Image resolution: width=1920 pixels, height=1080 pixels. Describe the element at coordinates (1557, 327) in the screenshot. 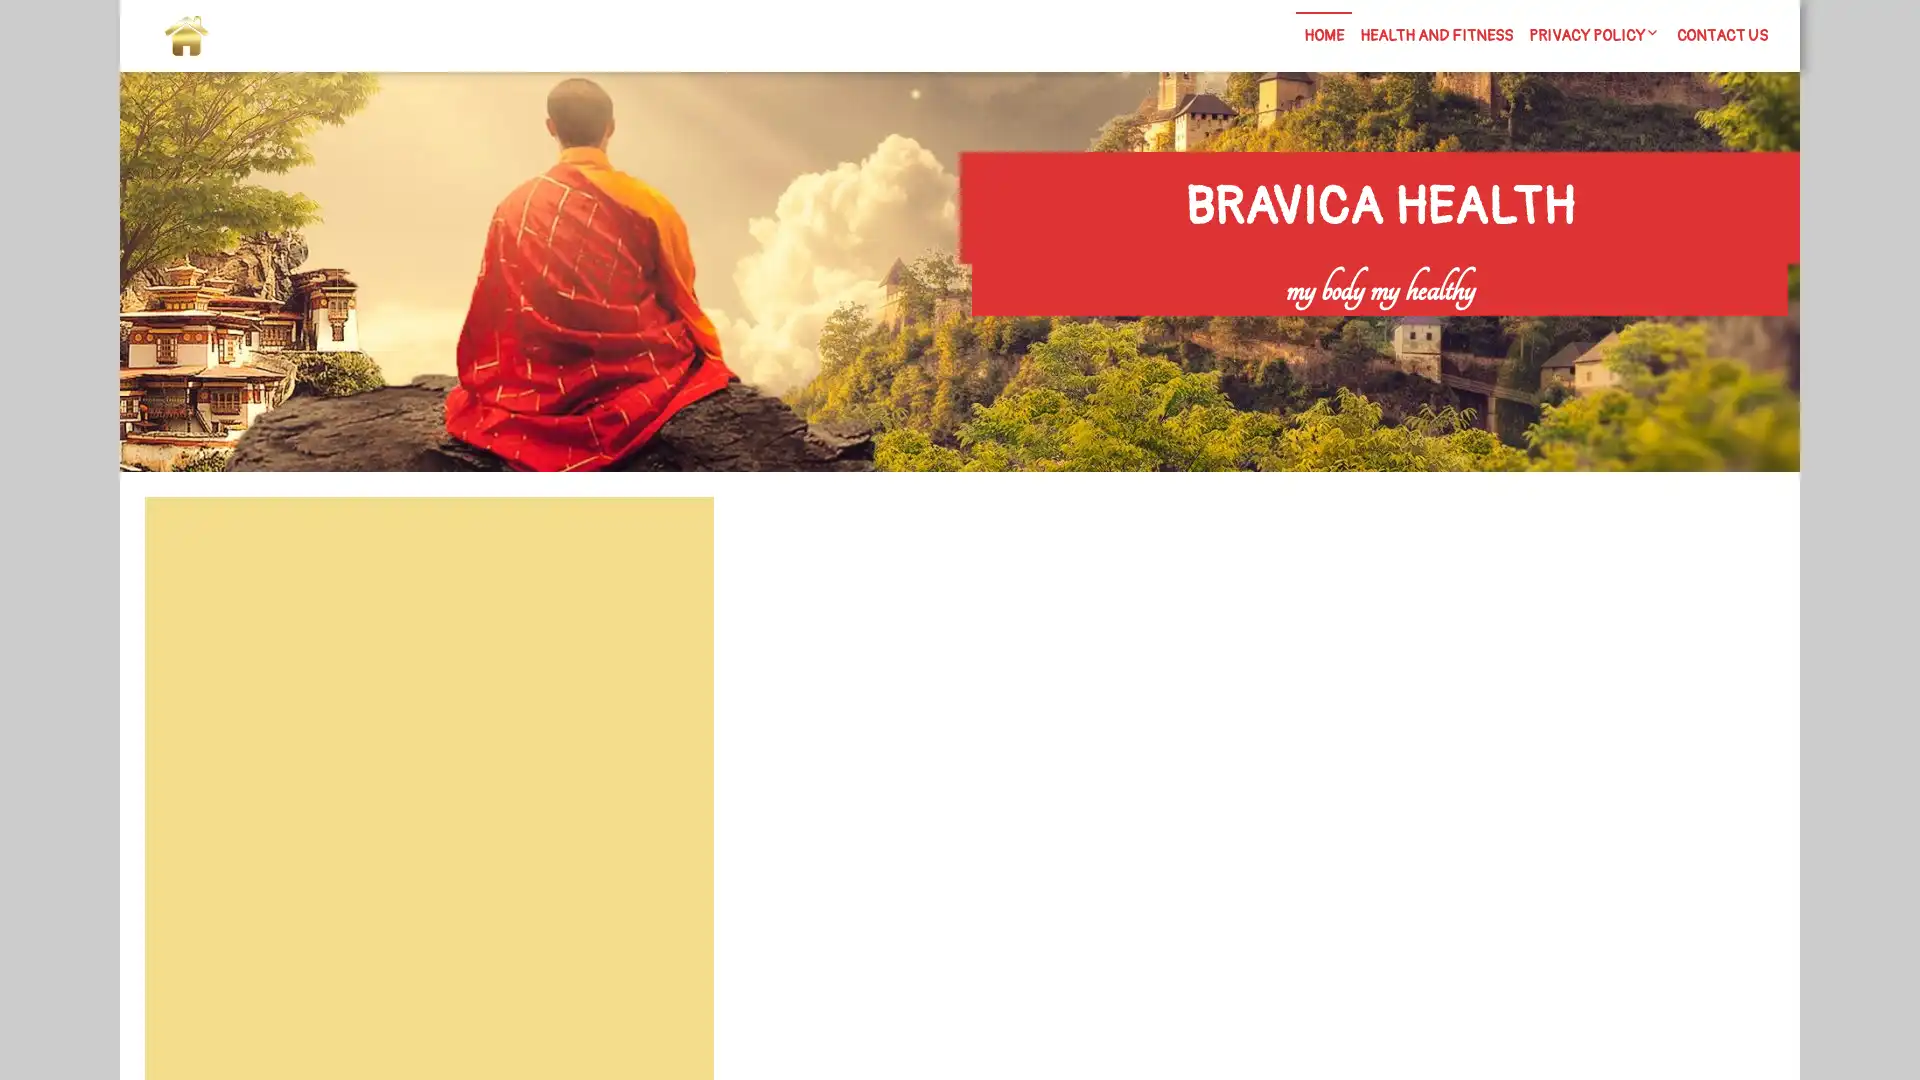

I see `Search` at that location.